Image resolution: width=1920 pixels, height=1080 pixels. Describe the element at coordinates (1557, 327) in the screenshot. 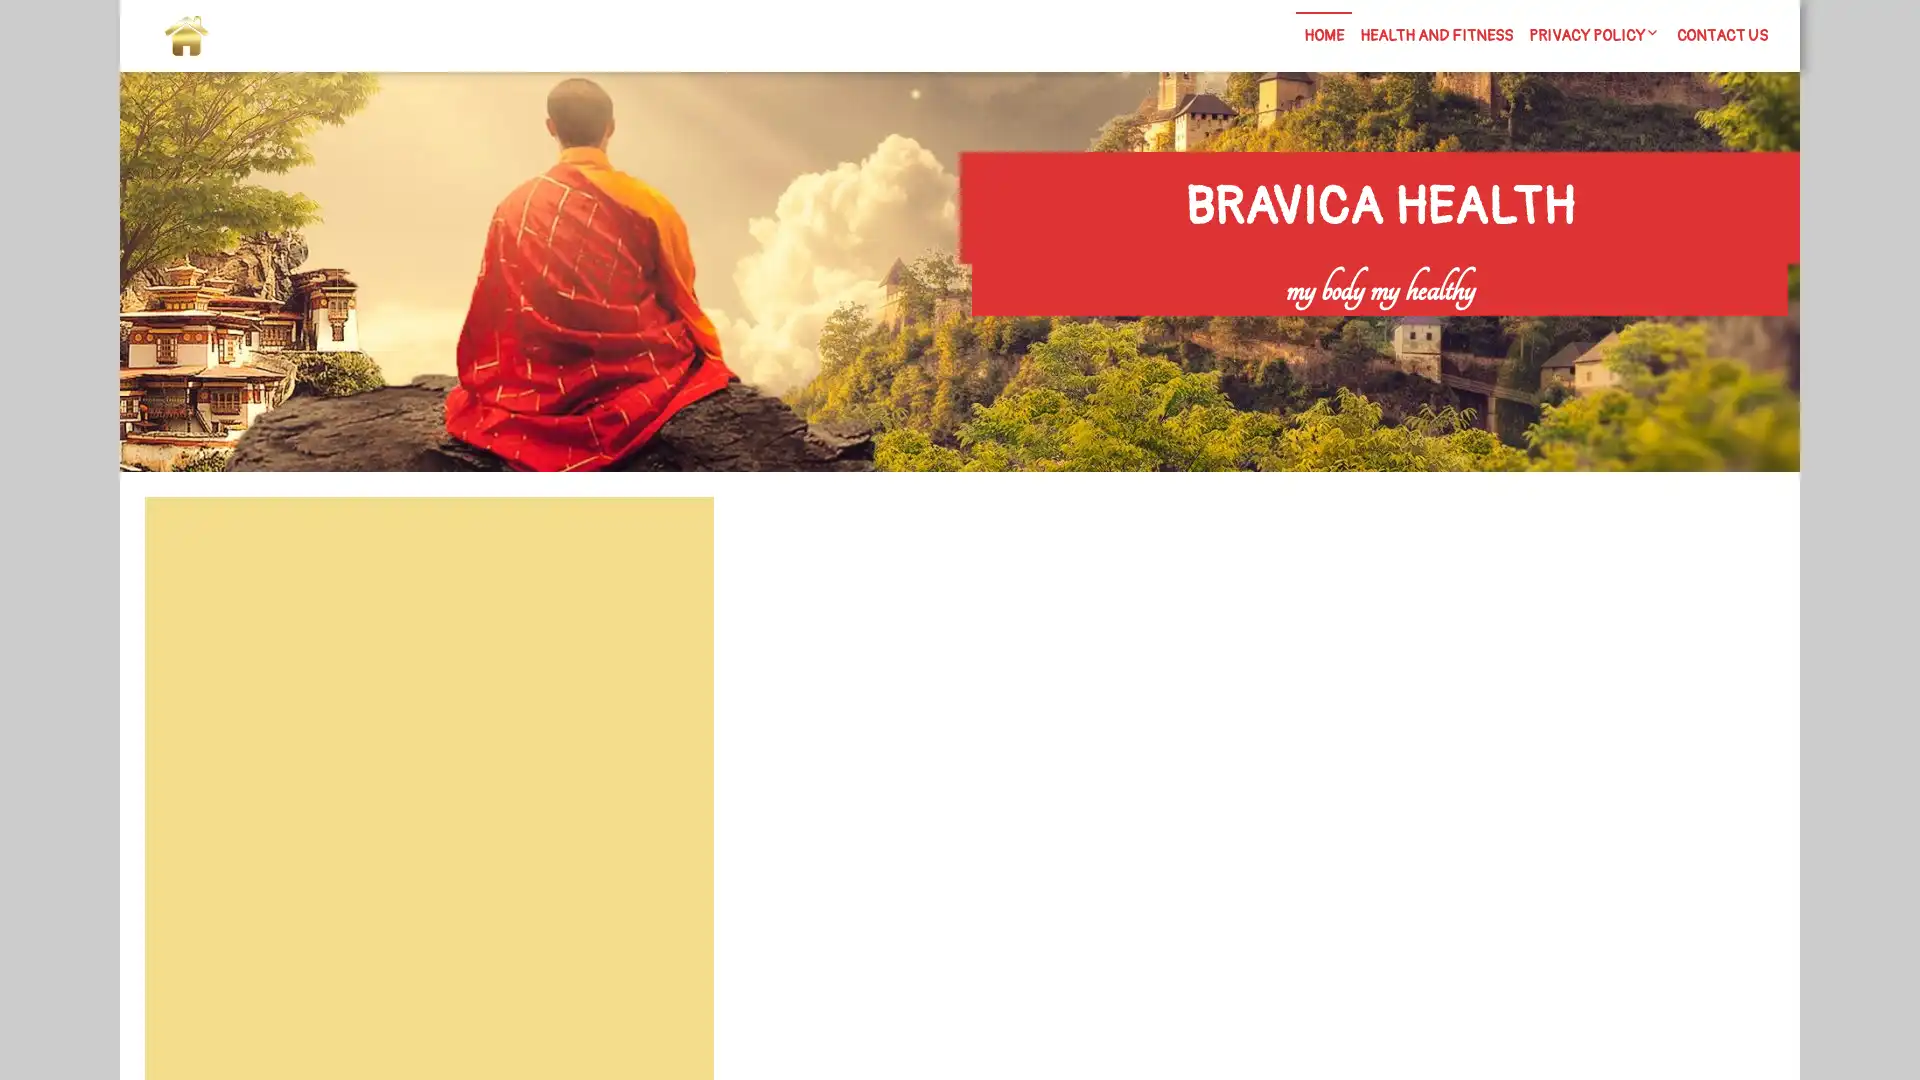

I see `Search` at that location.